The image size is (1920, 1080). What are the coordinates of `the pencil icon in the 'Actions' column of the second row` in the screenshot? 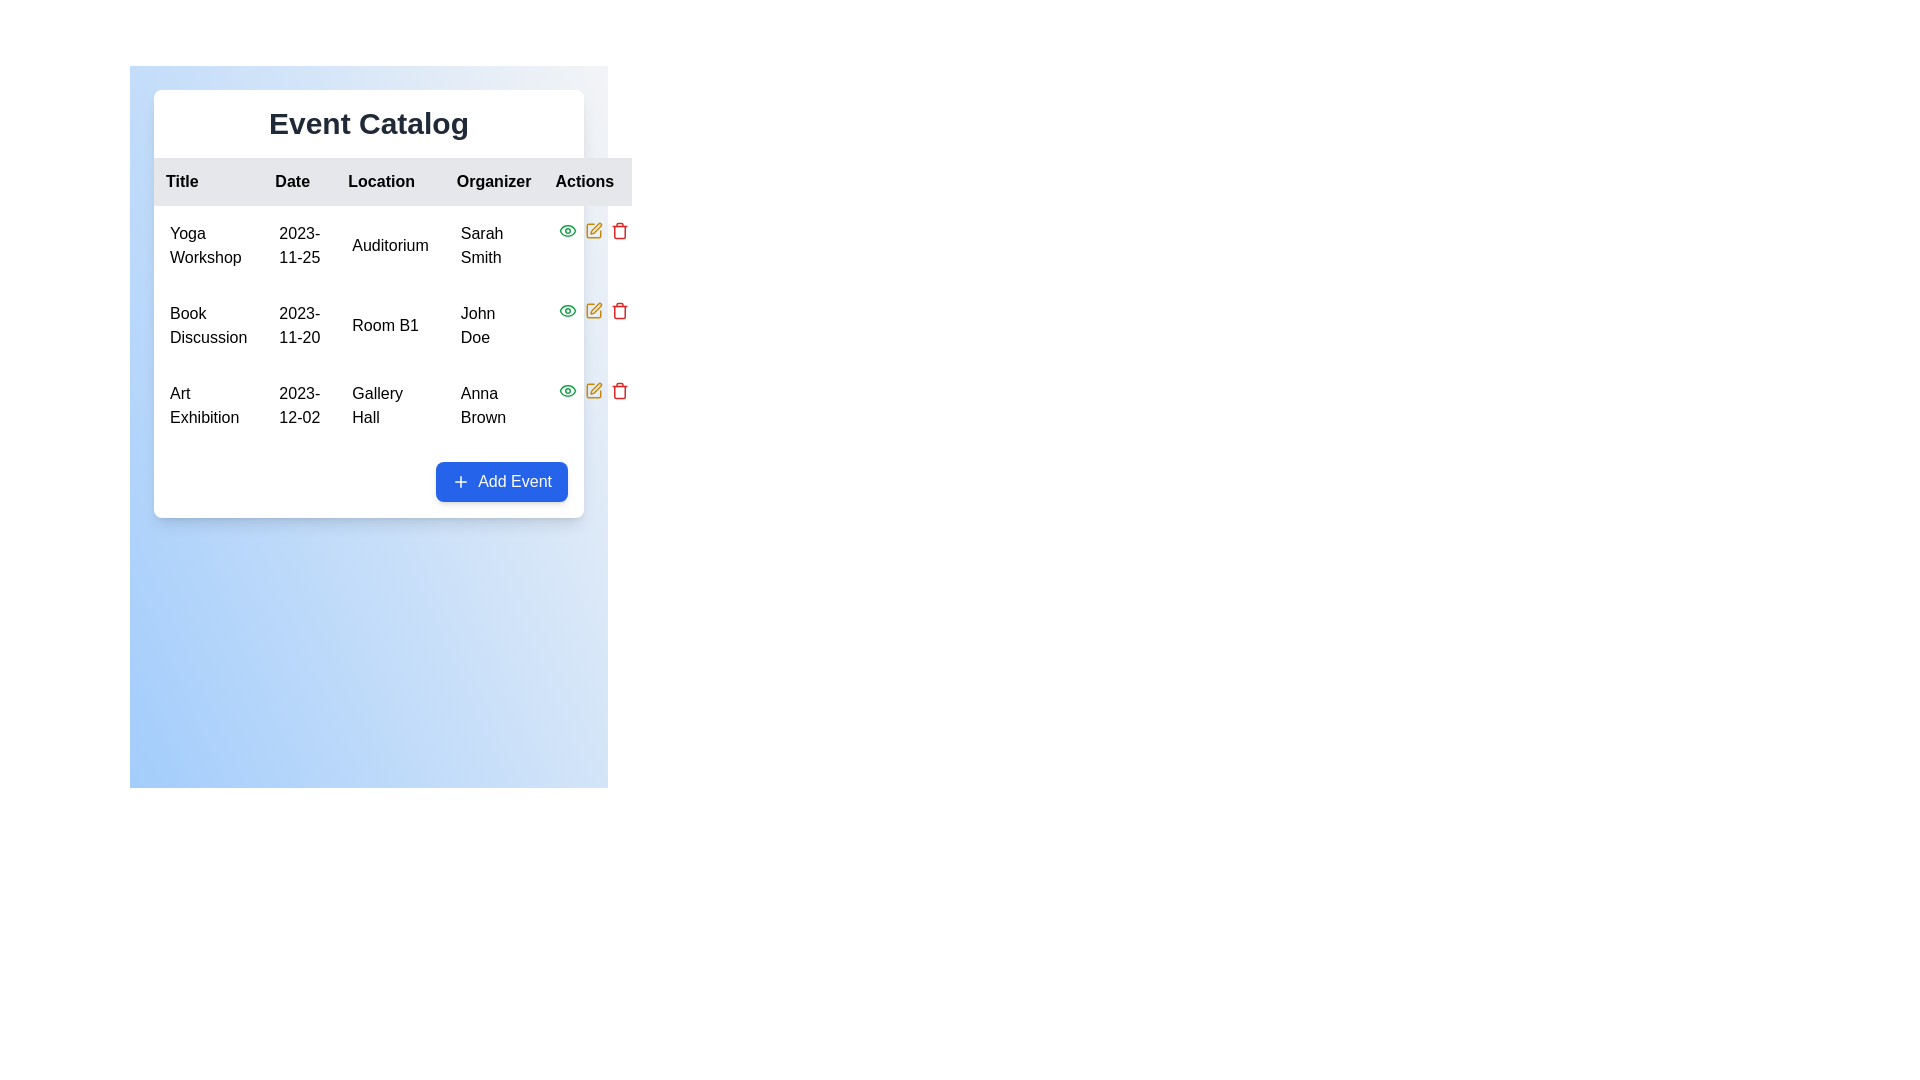 It's located at (595, 227).